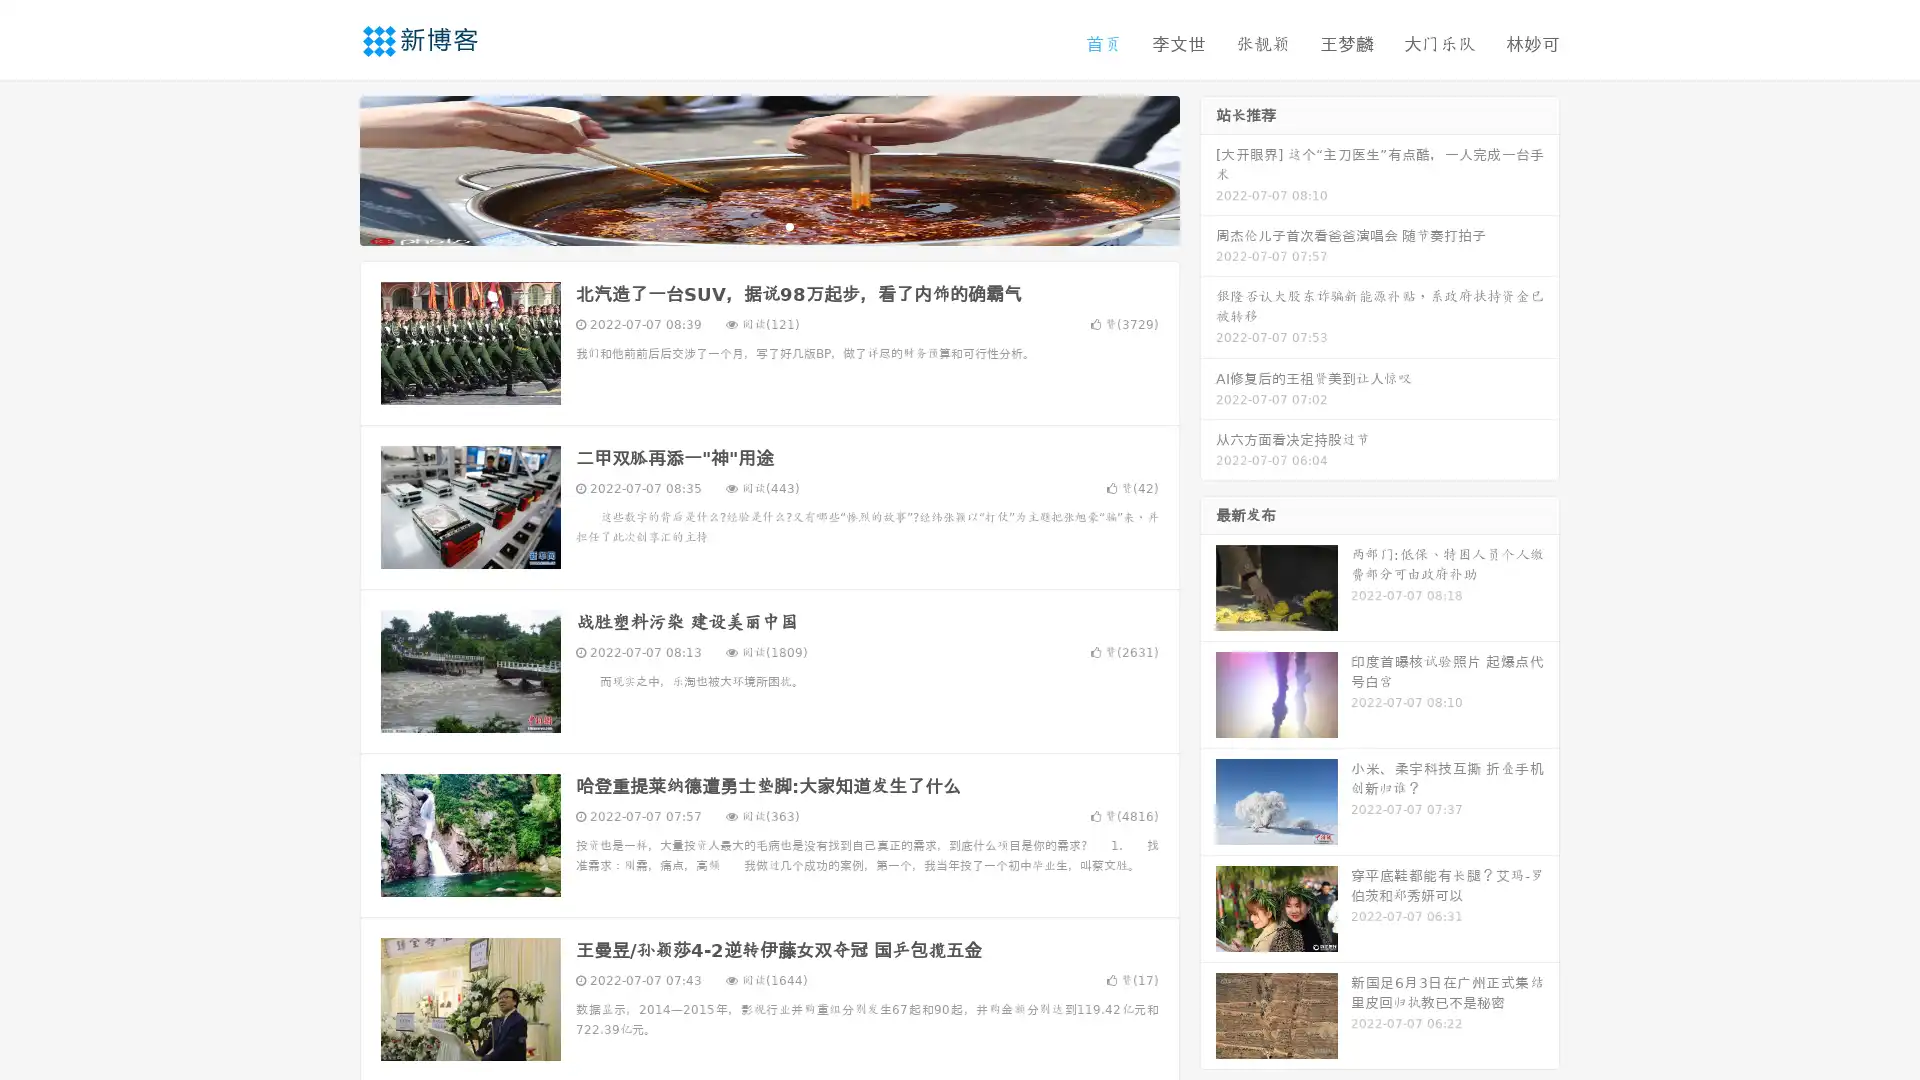  I want to click on Go to slide 1, so click(748, 225).